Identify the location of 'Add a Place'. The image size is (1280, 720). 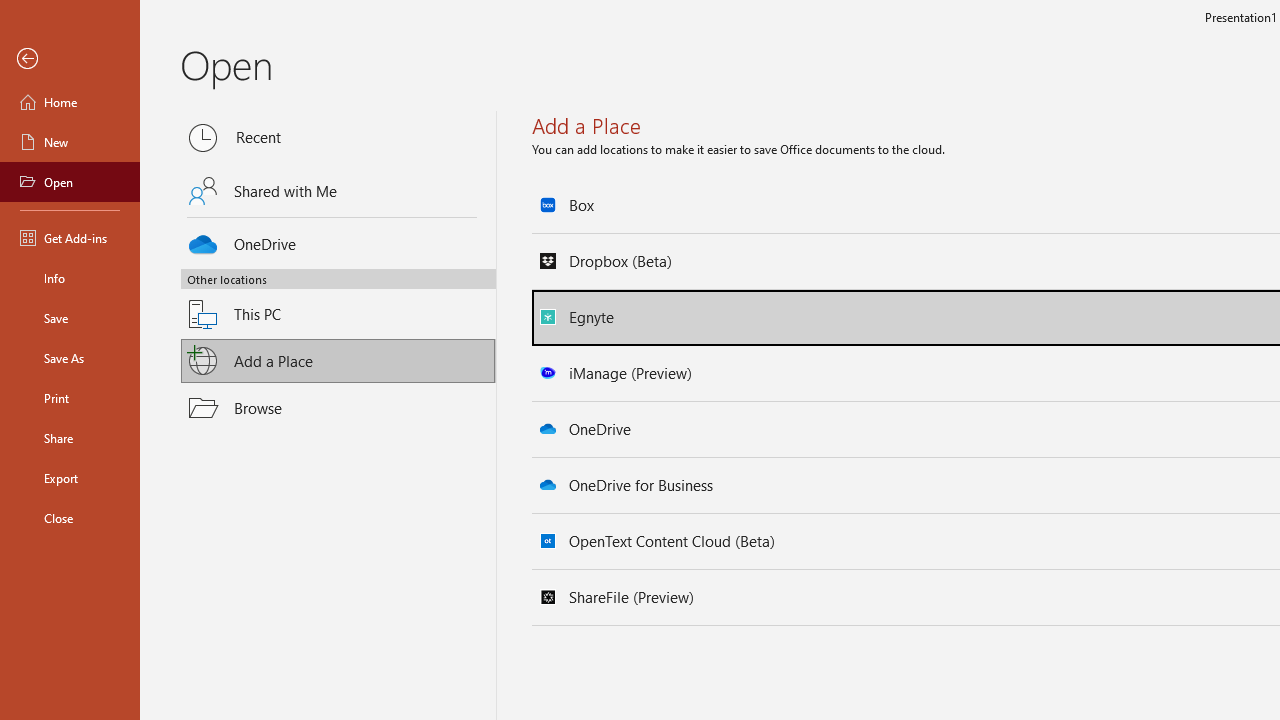
(338, 361).